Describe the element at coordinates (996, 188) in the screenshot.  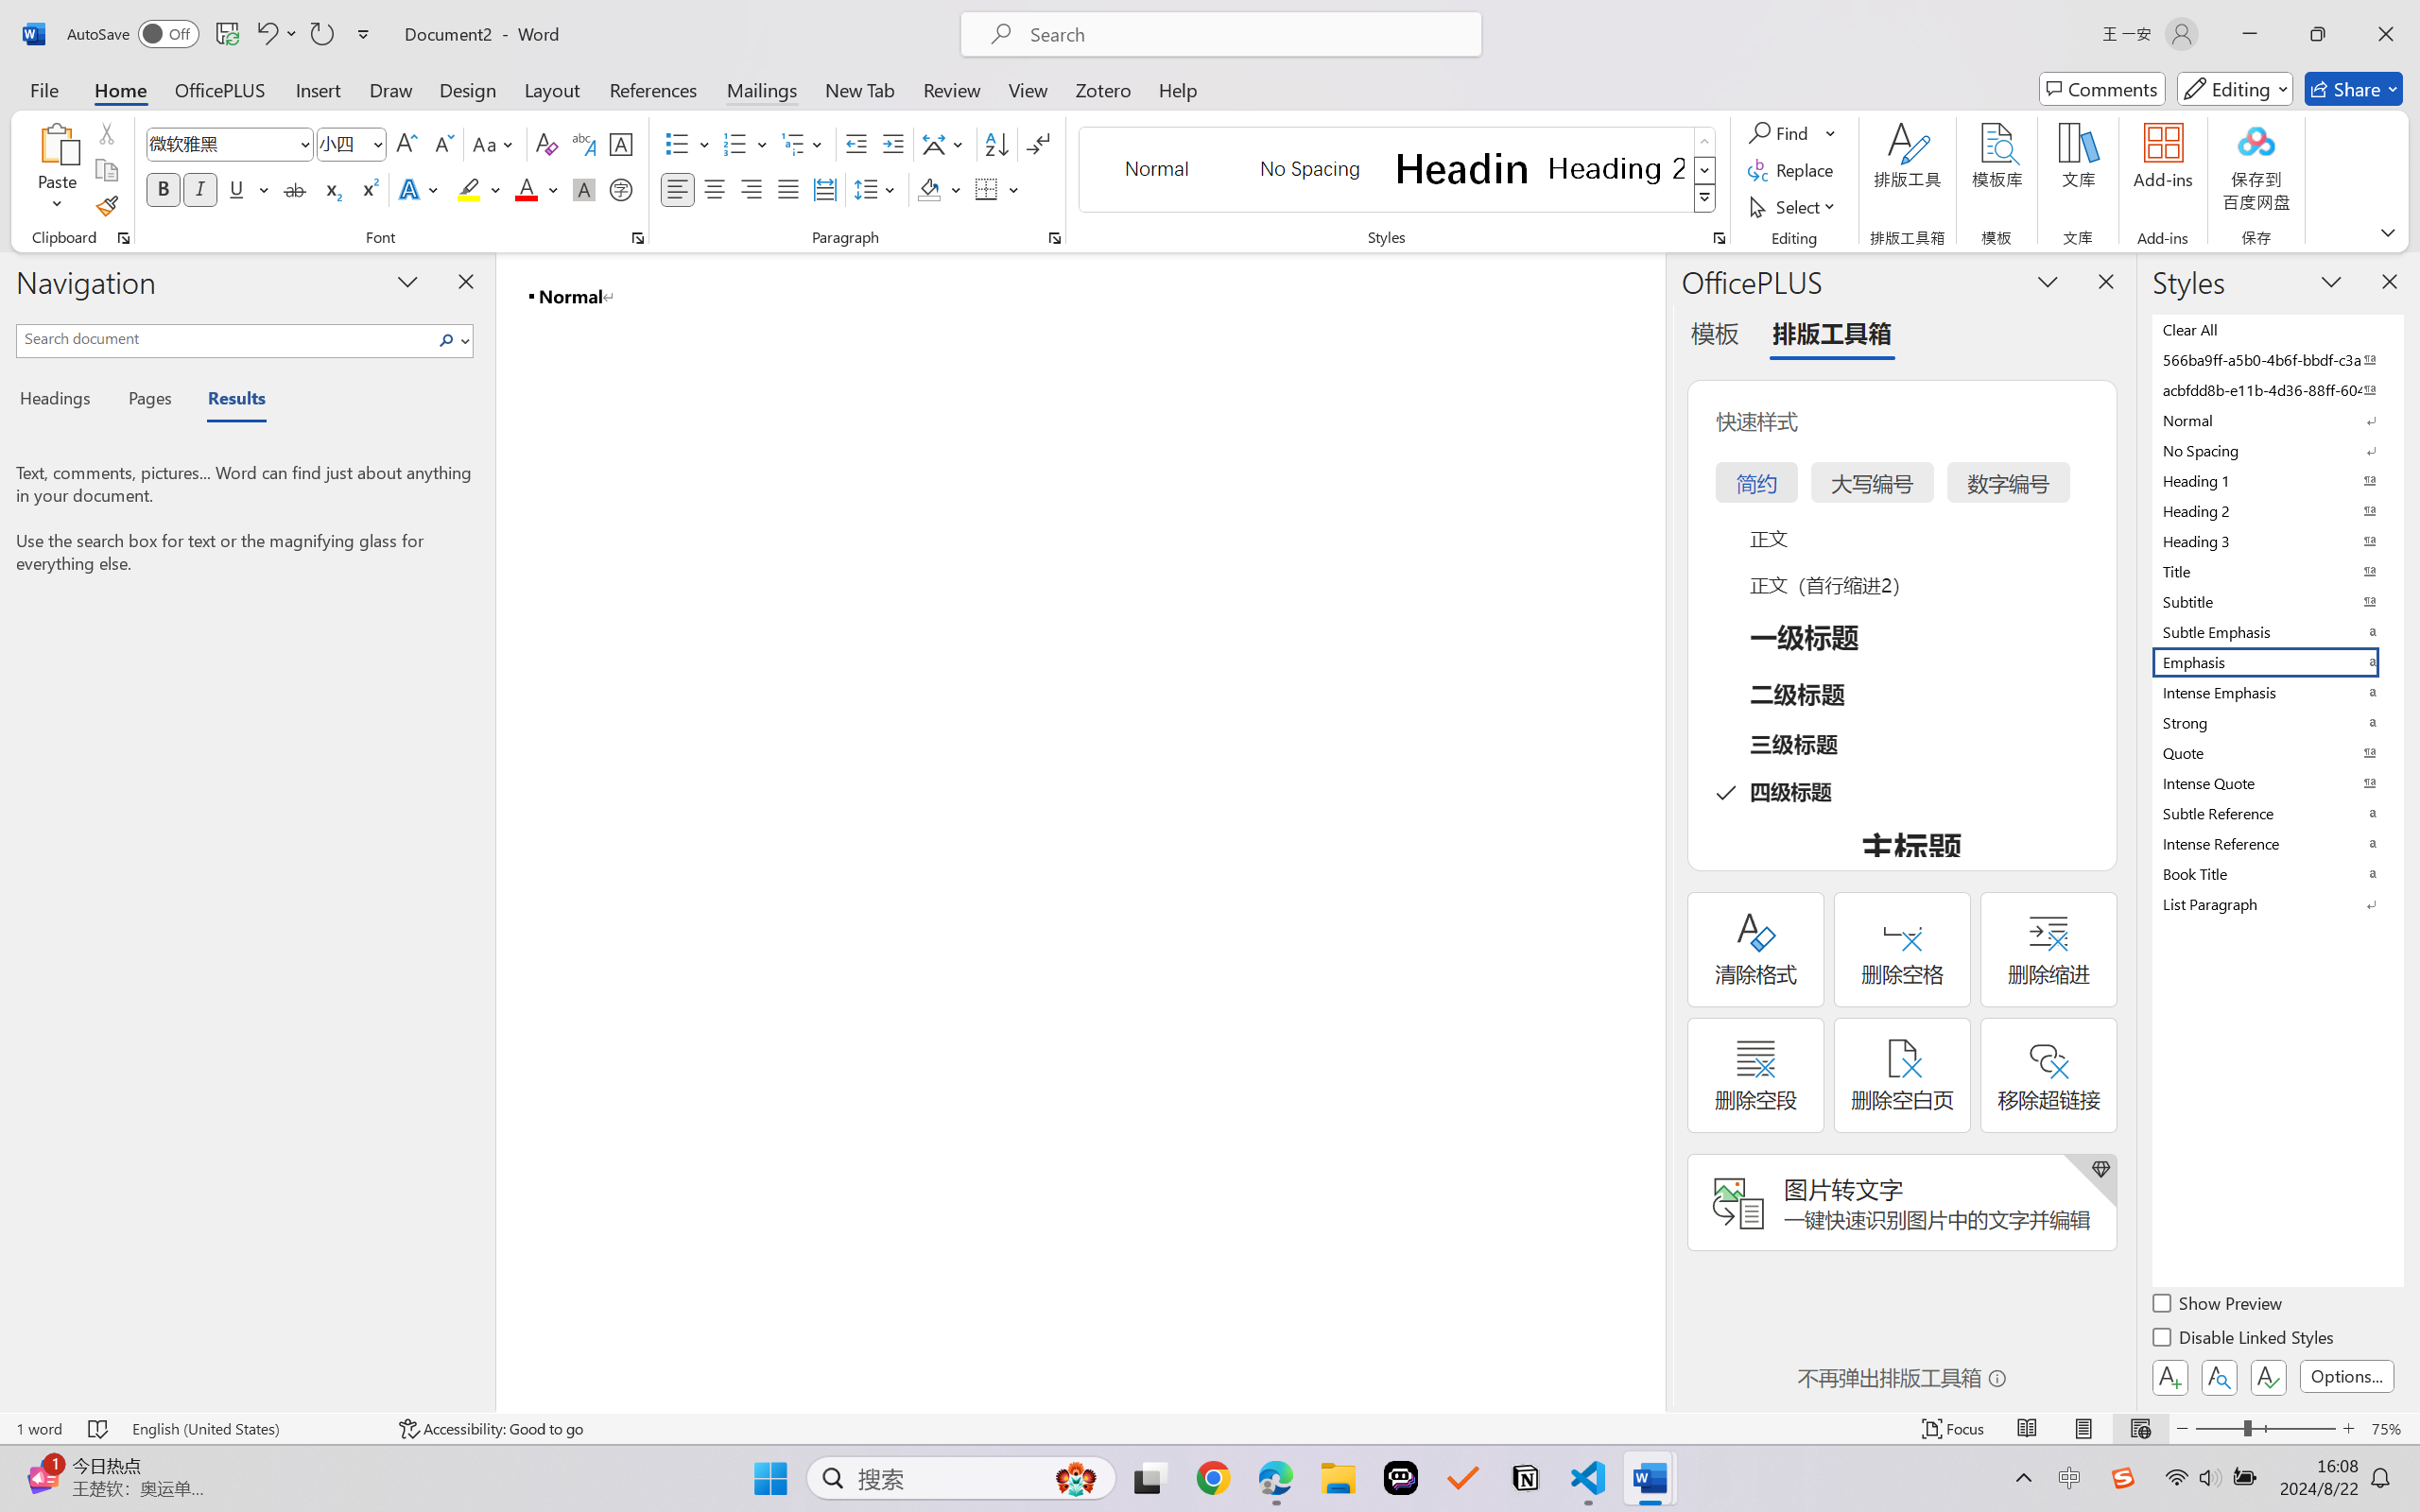
I see `'Borders'` at that location.